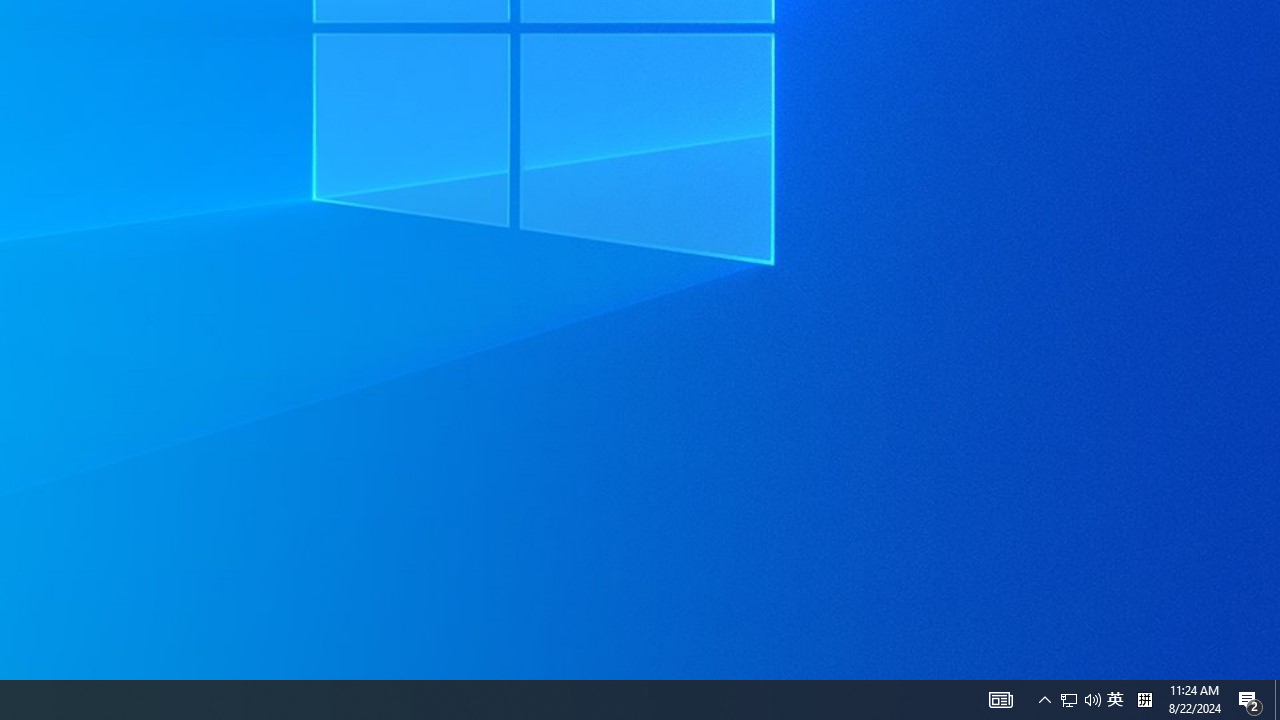 Image resolution: width=1280 pixels, height=720 pixels. What do you see at coordinates (1092, 698) in the screenshot?
I see `'Notification Chevron'` at bounding box center [1092, 698].